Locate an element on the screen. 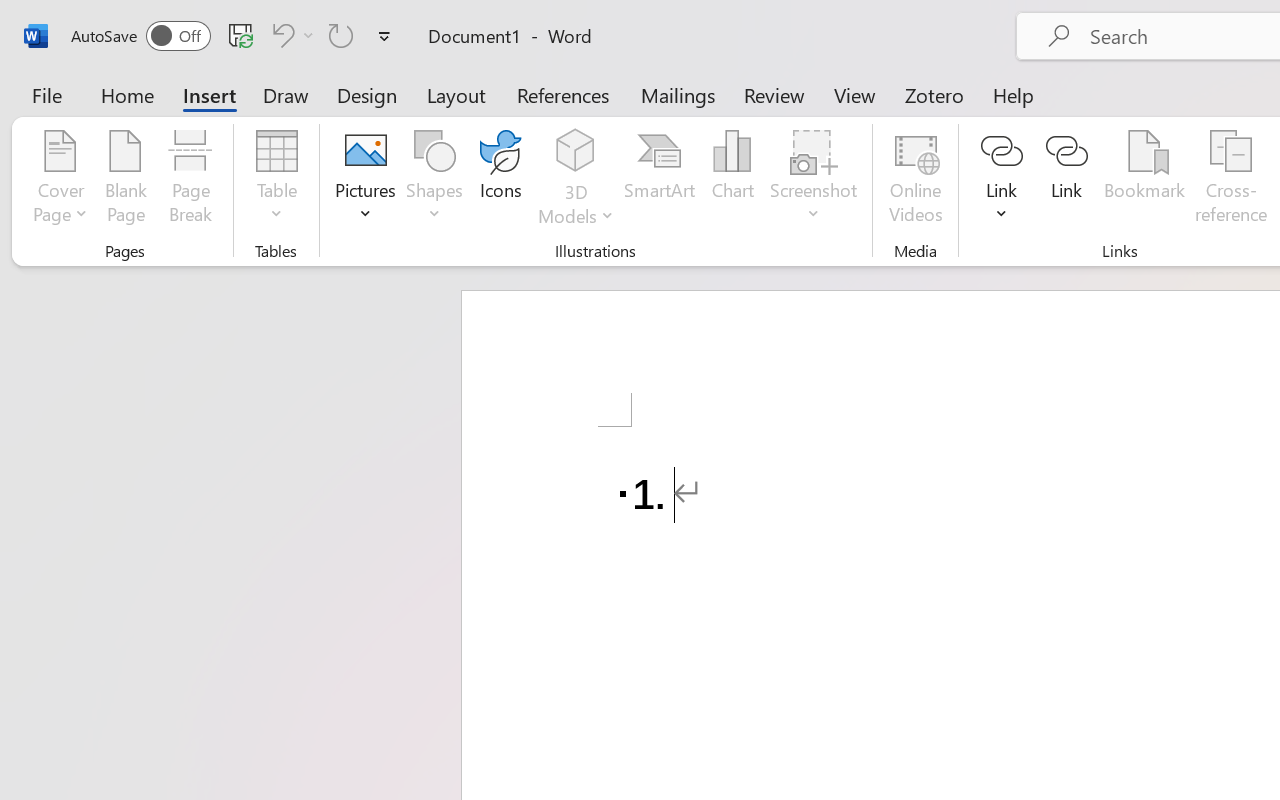 This screenshot has width=1280, height=800. 'Cross-reference...' is located at coordinates (1230, 179).